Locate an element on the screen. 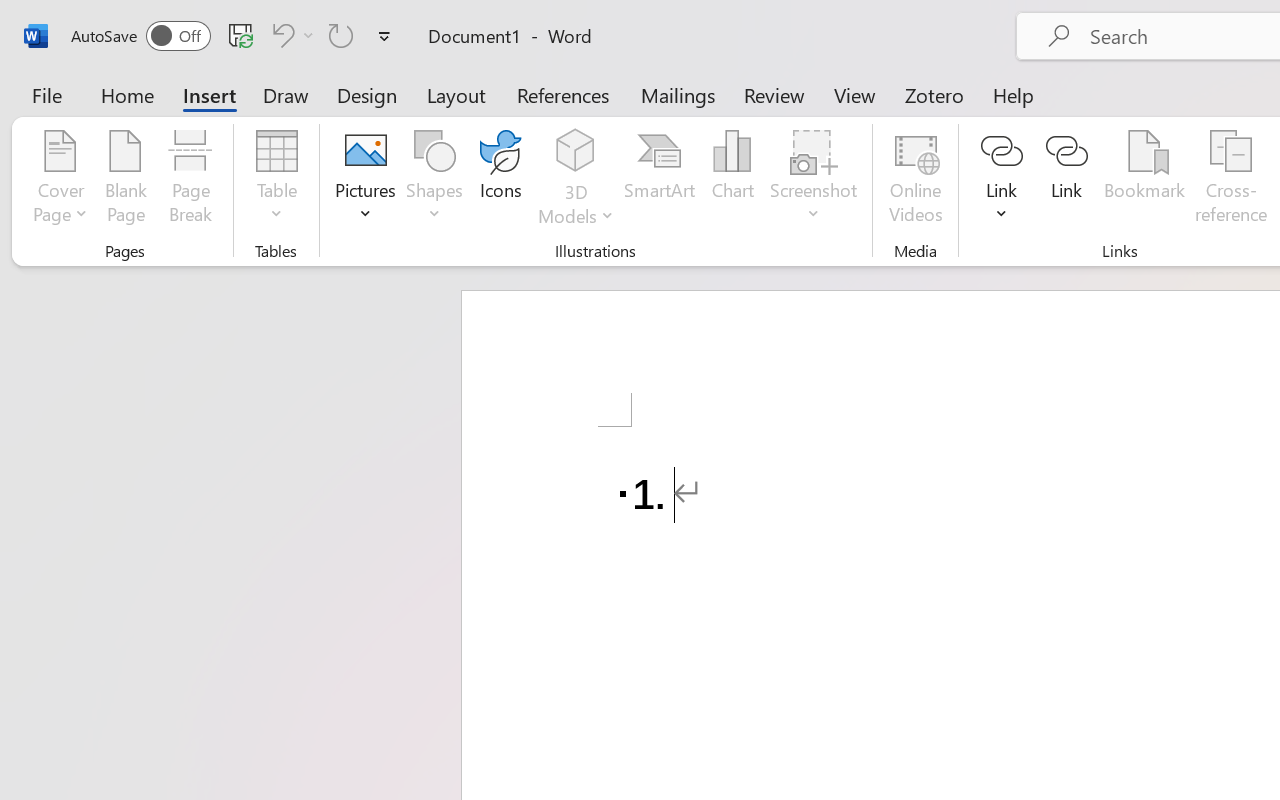 This screenshot has width=1280, height=800. 'Cross-reference...' is located at coordinates (1230, 179).